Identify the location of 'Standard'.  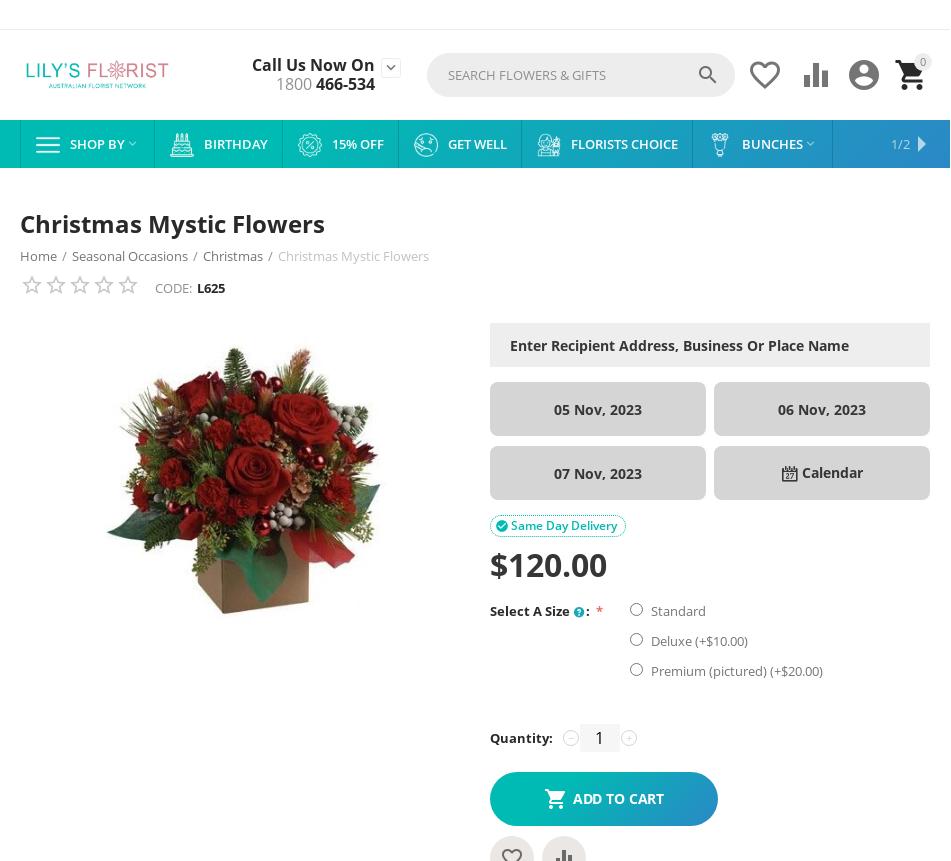
(645, 609).